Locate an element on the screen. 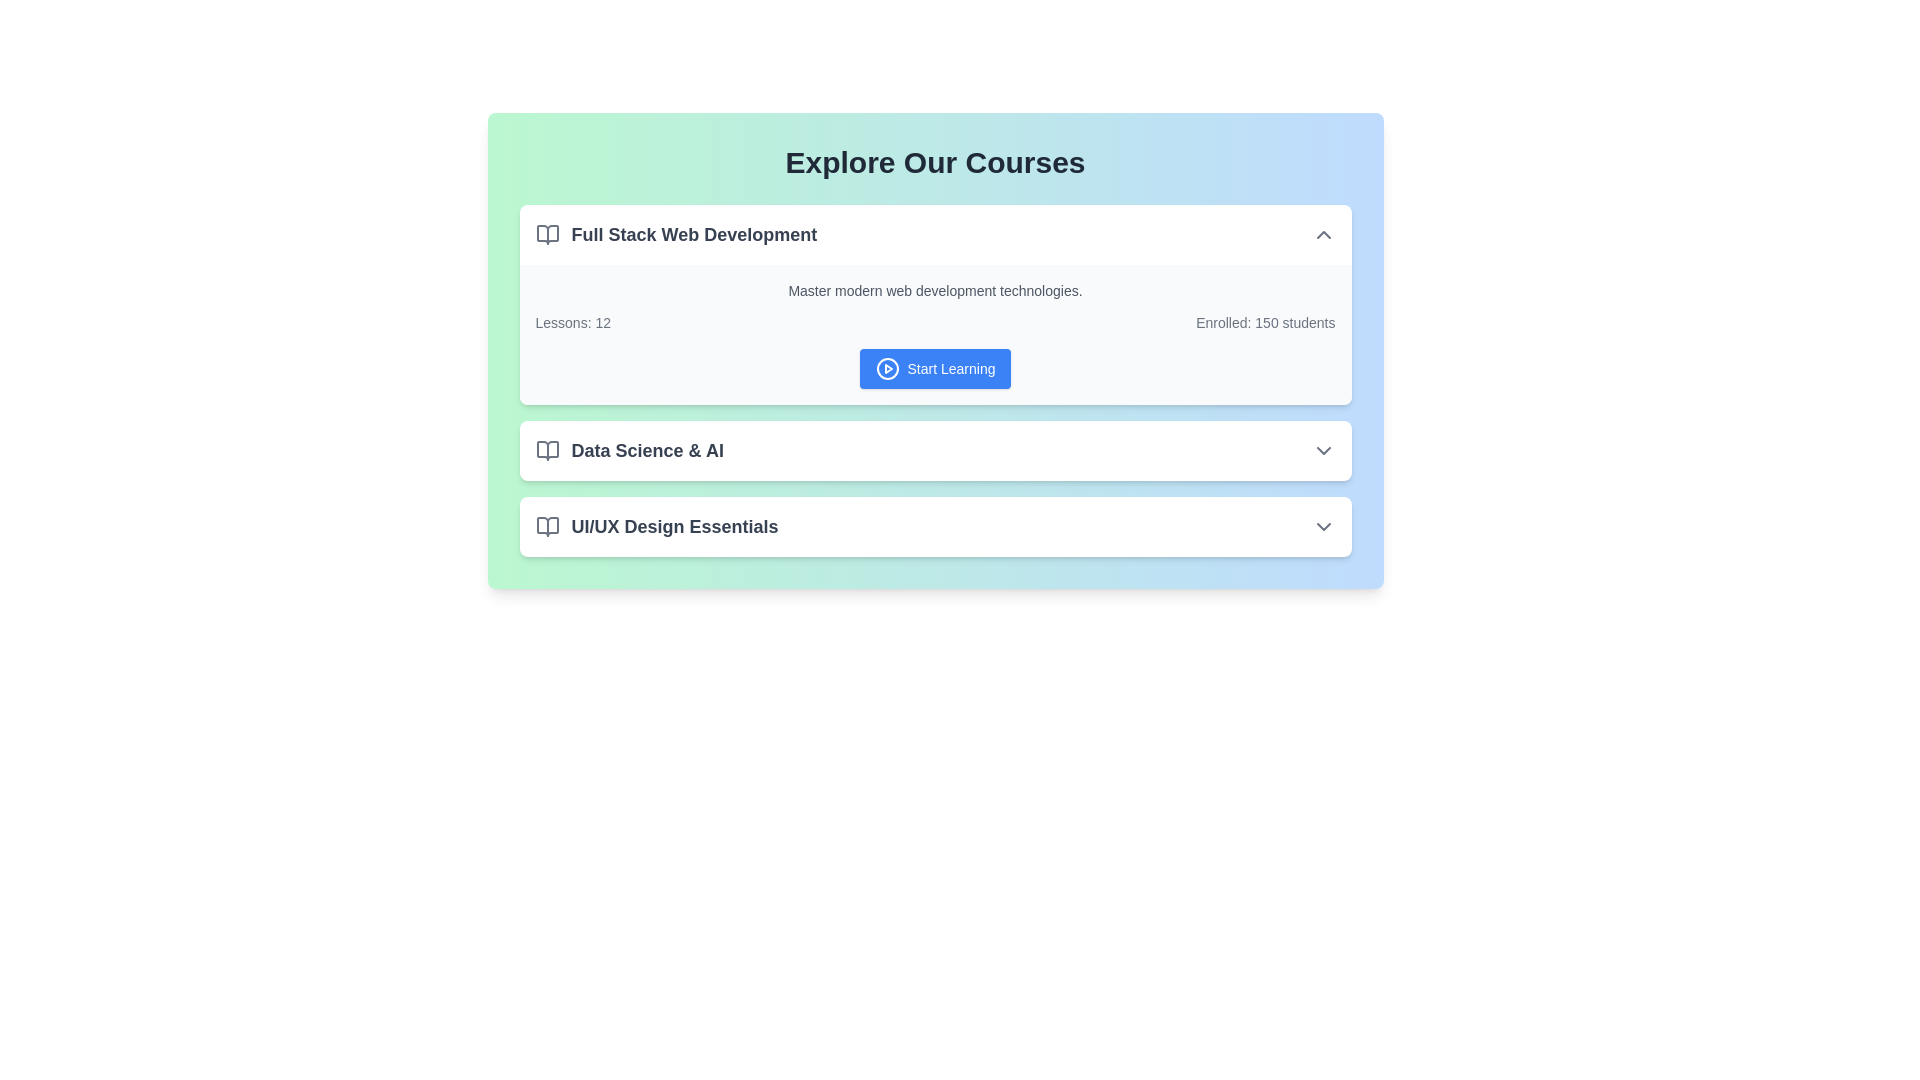  the gray-colored text segment located at the top of the 'Full Stack Web Development' course overview card, which appears under the course title and above additional information is located at coordinates (934, 290).